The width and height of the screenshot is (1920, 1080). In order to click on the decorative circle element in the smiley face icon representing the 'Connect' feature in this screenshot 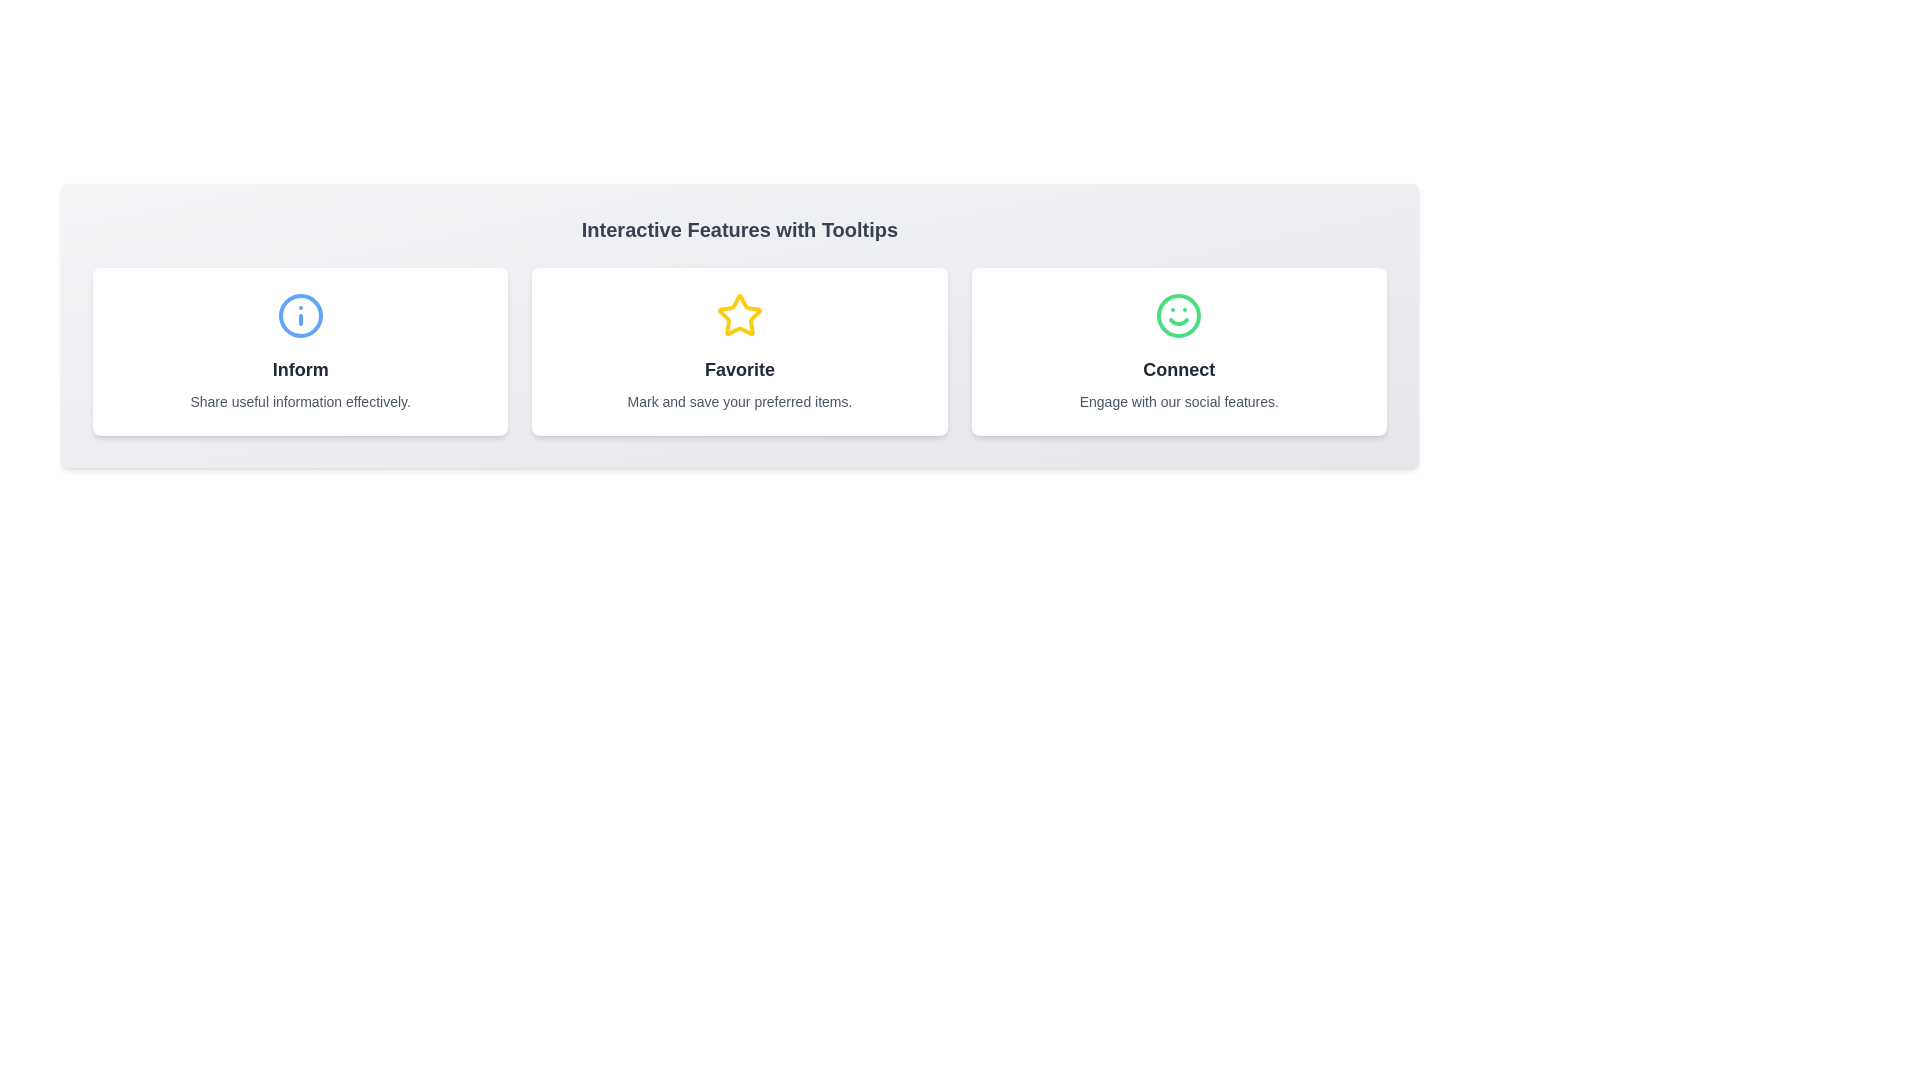, I will do `click(1179, 315)`.